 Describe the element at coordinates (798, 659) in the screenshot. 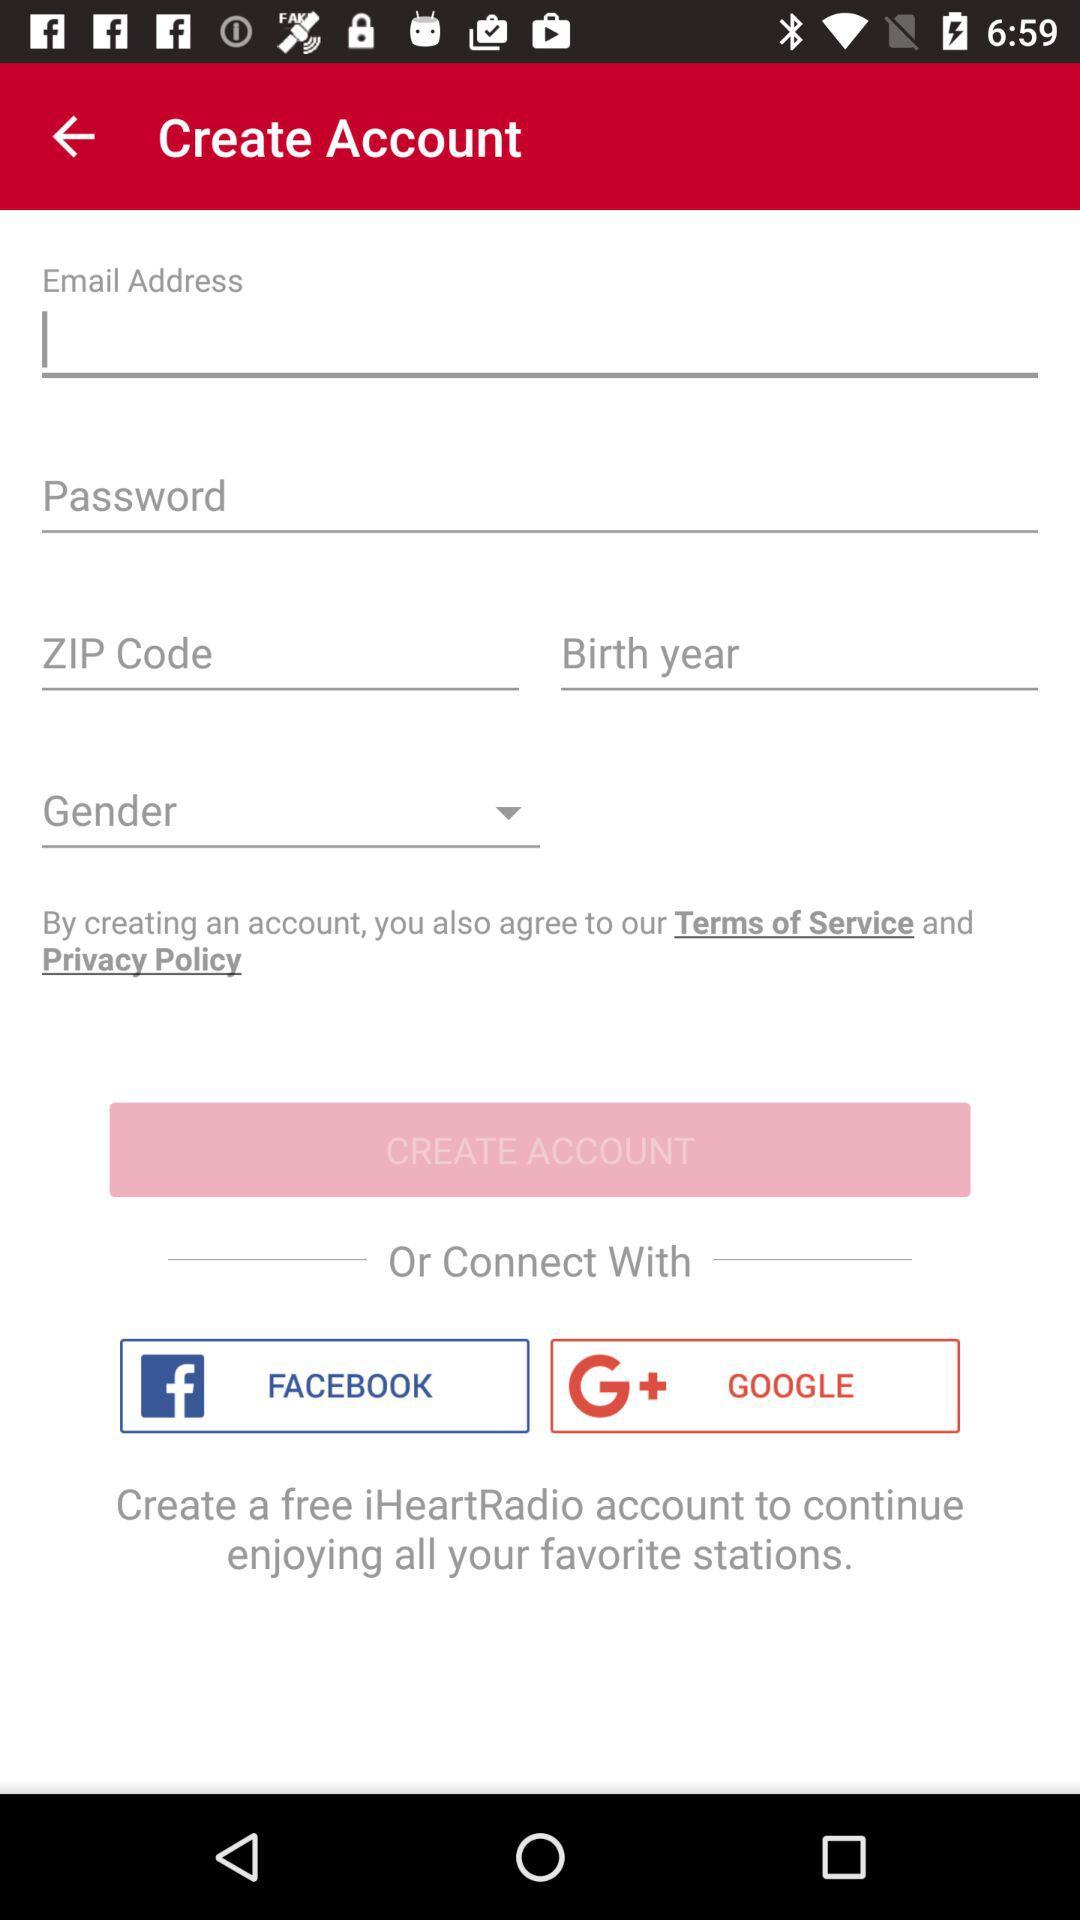

I see `birth year entered here` at that location.